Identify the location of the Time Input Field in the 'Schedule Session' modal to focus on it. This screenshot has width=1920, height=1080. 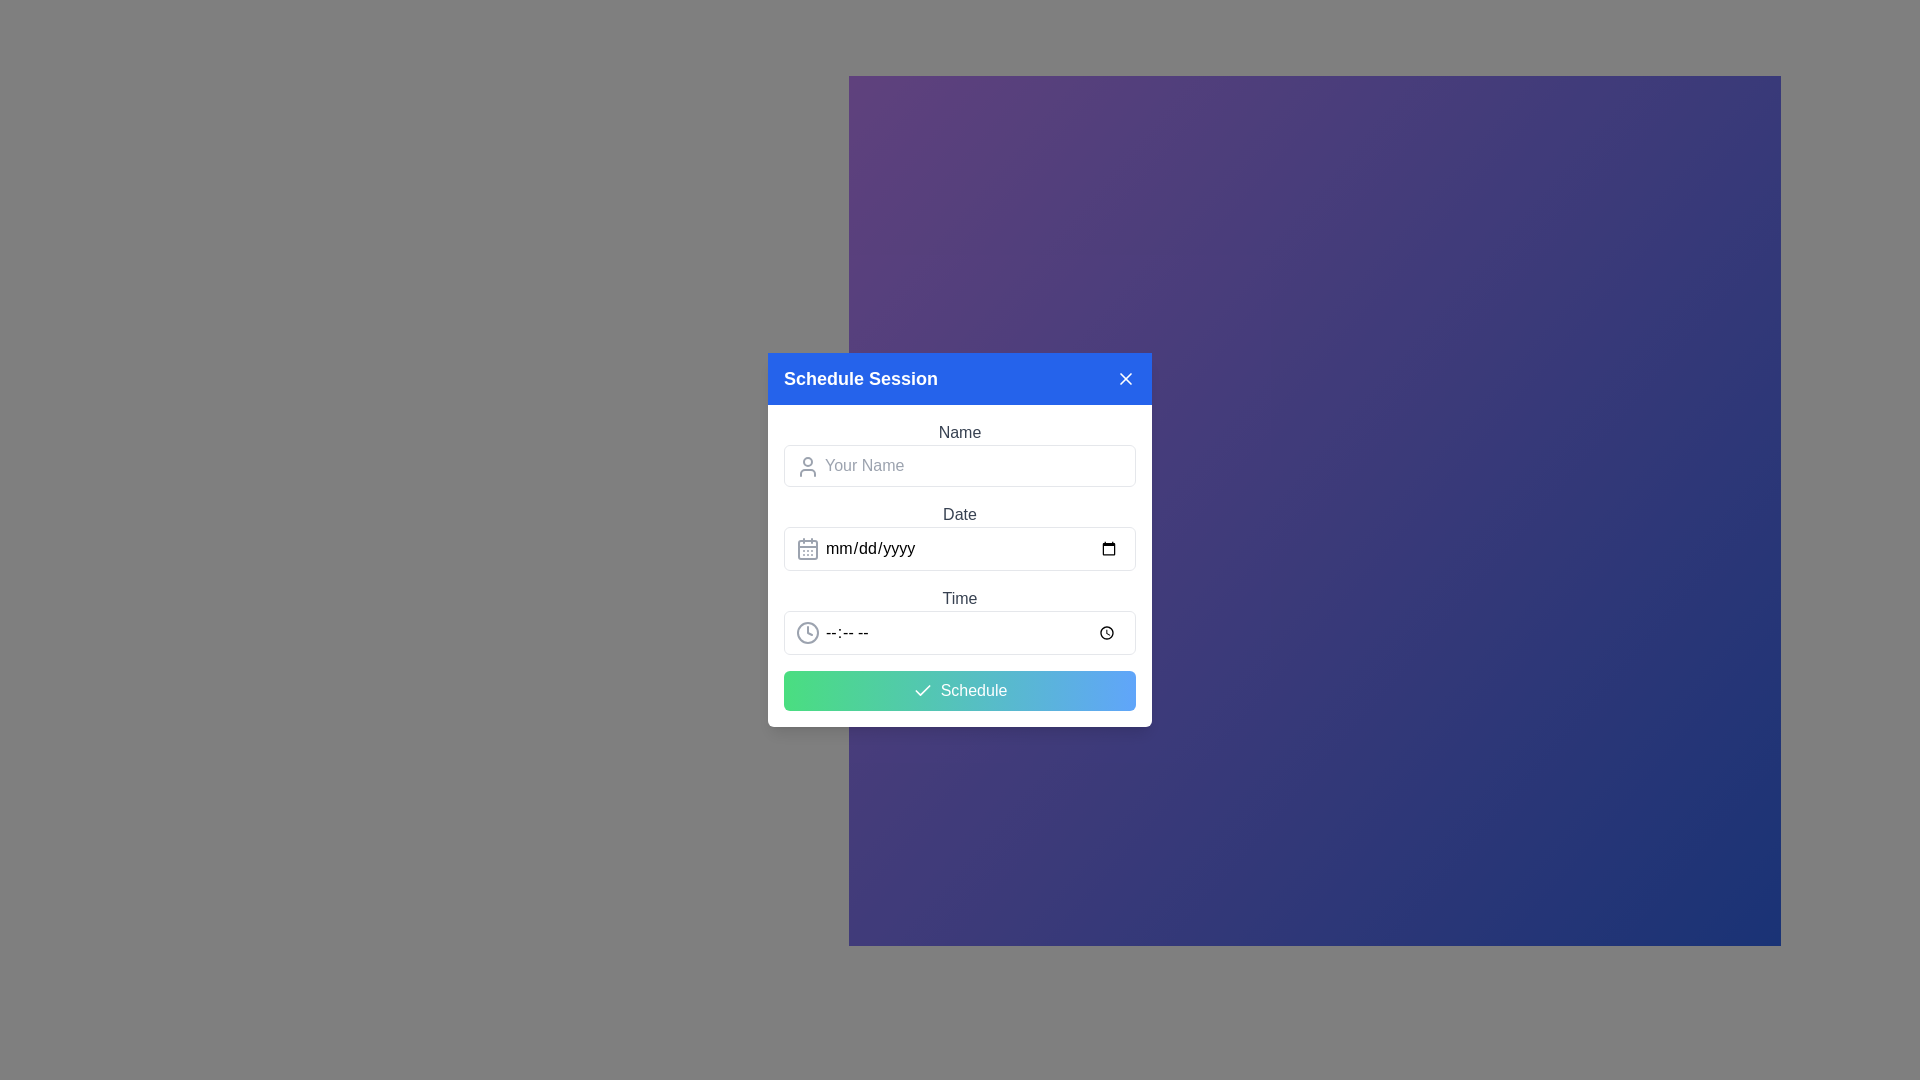
(960, 632).